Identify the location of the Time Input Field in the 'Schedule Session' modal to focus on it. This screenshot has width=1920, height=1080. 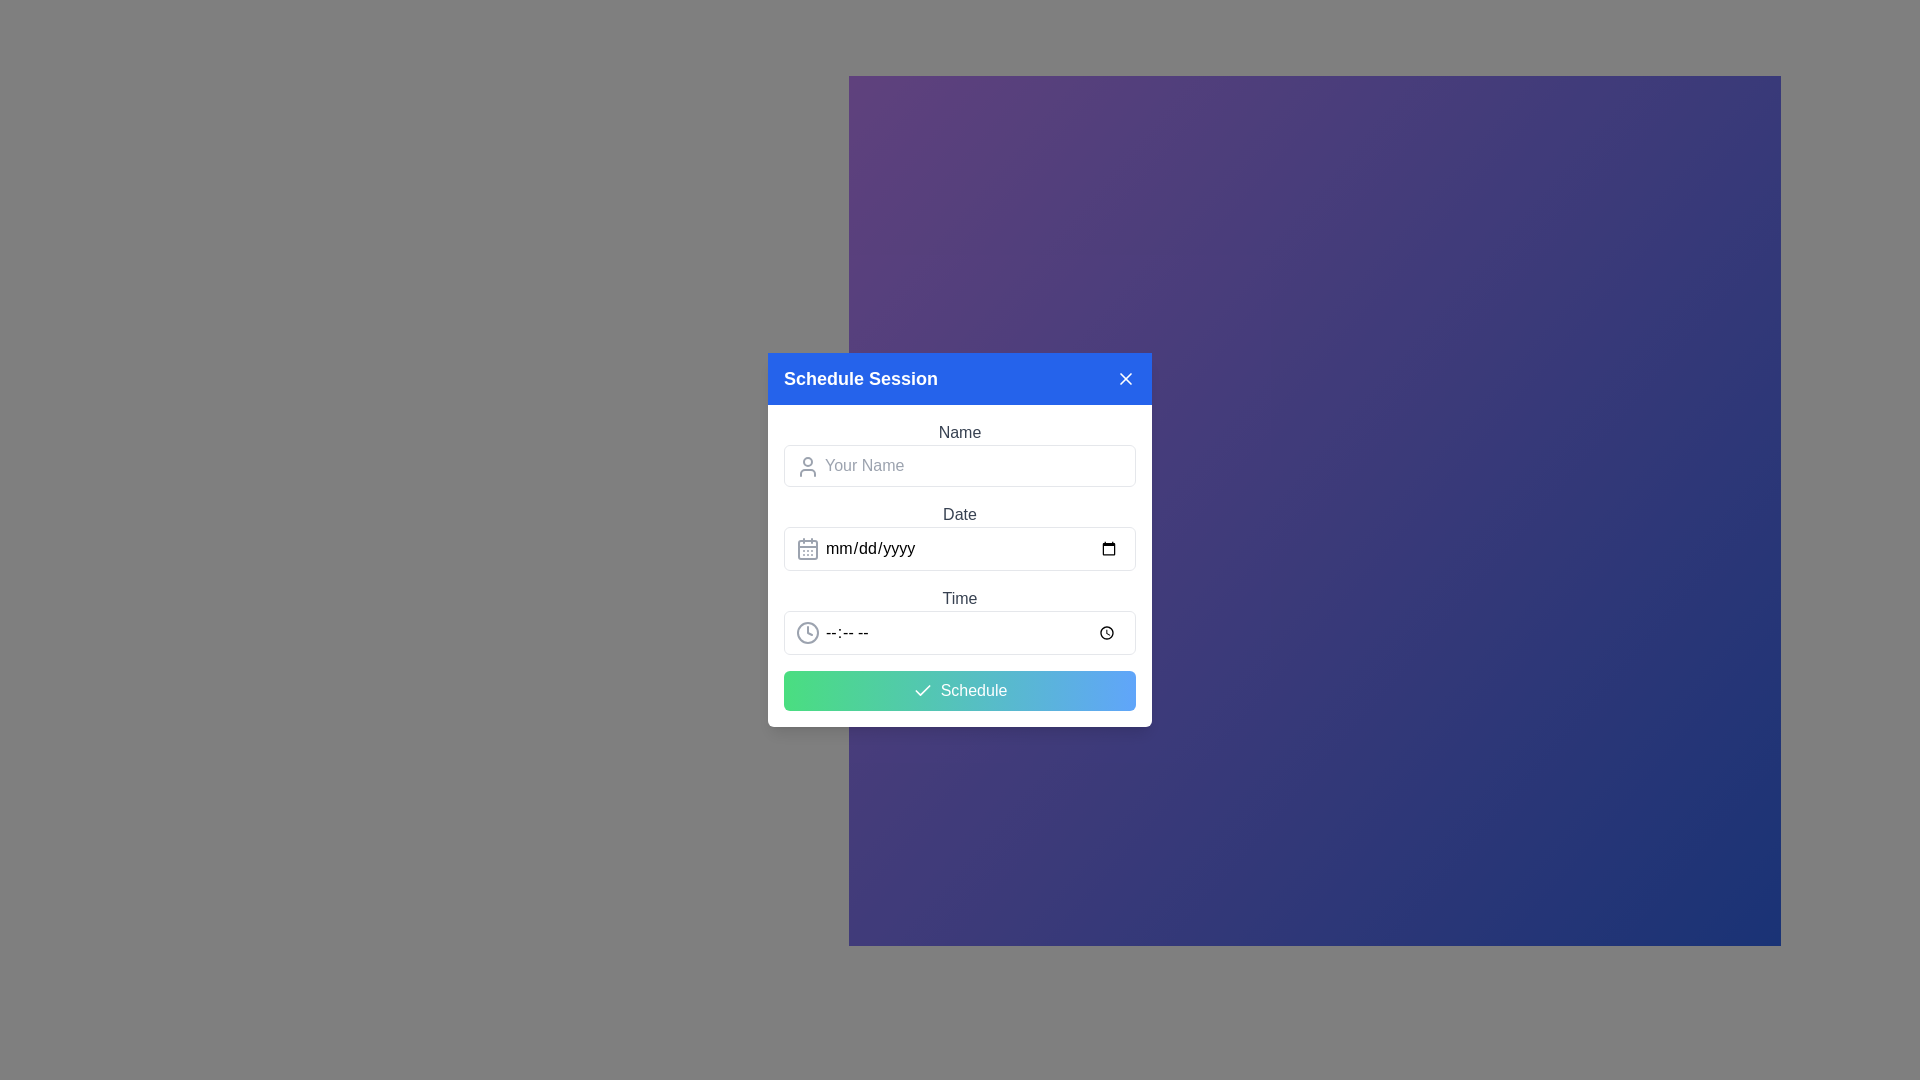
(960, 632).